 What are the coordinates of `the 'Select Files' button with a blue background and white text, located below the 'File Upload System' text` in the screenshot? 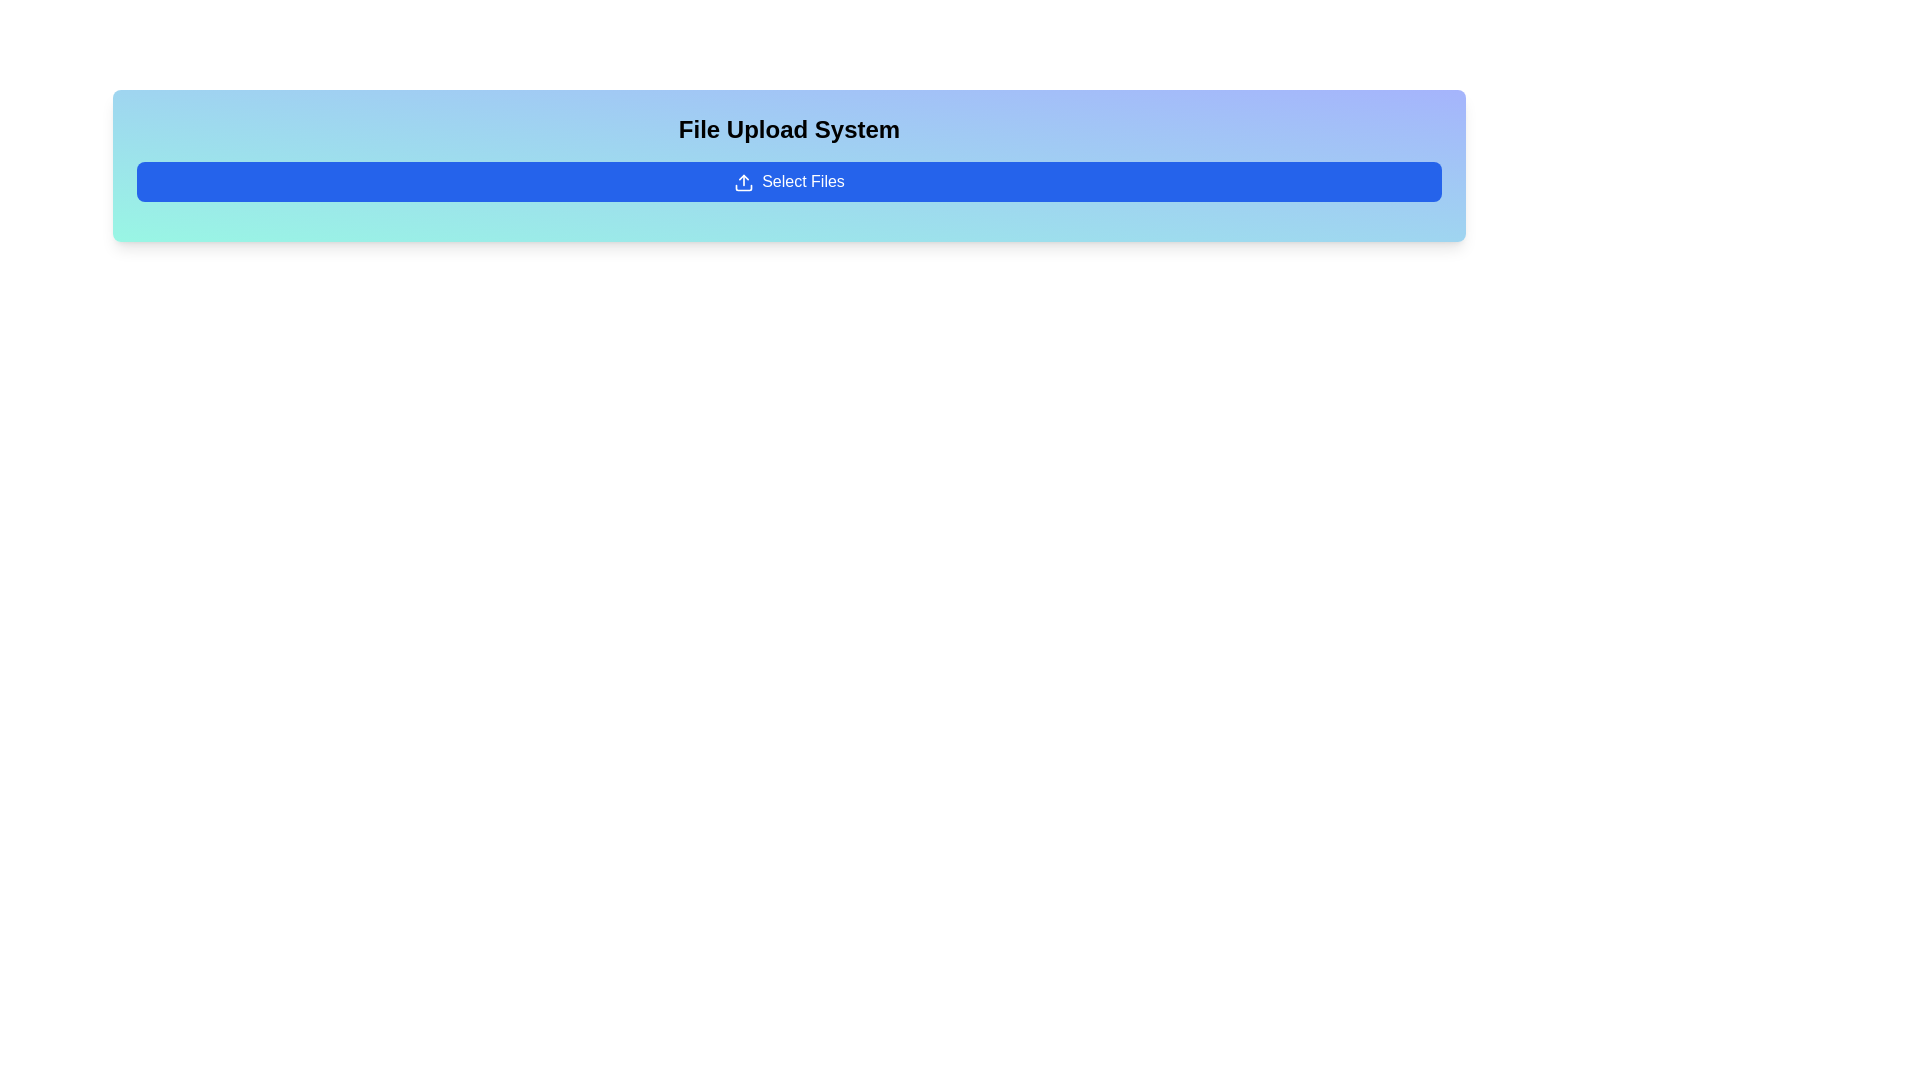 It's located at (788, 181).